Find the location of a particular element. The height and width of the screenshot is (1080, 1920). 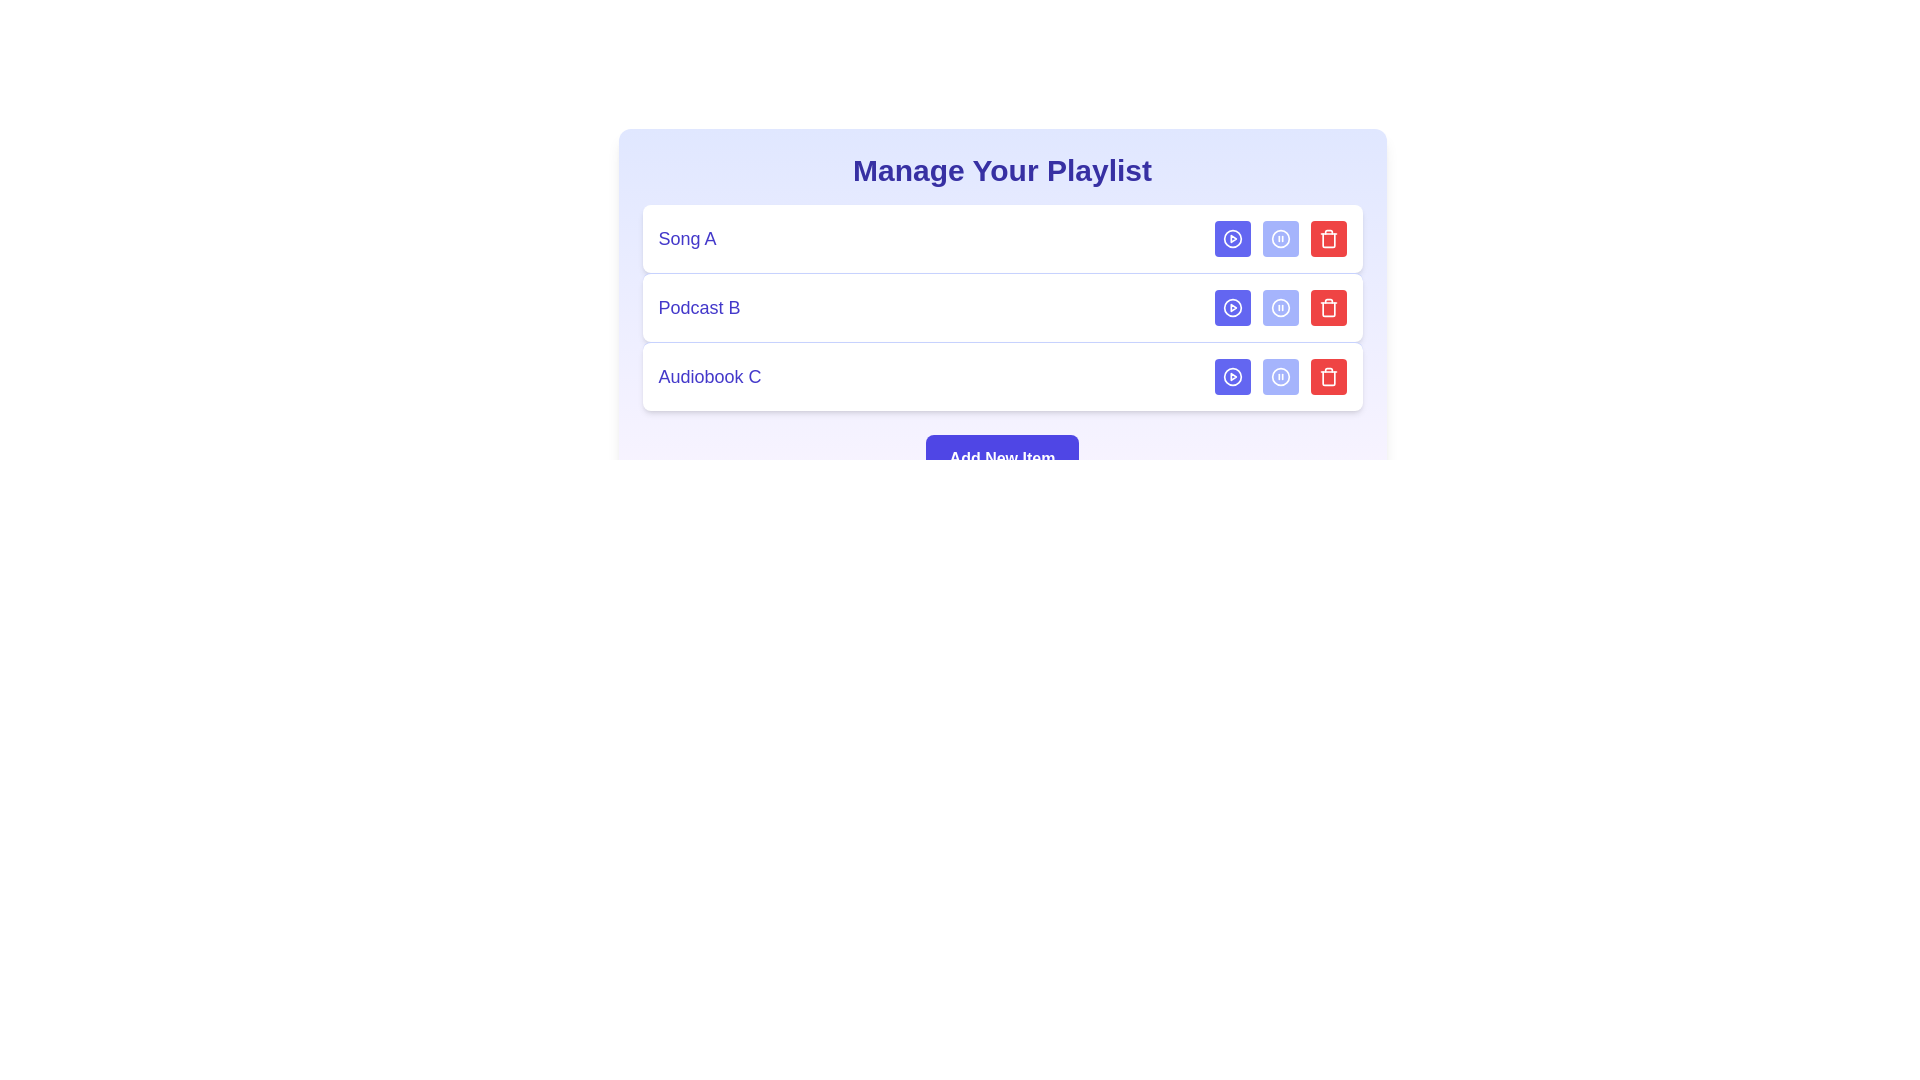

'Play' button for the media item Song A is located at coordinates (1231, 238).